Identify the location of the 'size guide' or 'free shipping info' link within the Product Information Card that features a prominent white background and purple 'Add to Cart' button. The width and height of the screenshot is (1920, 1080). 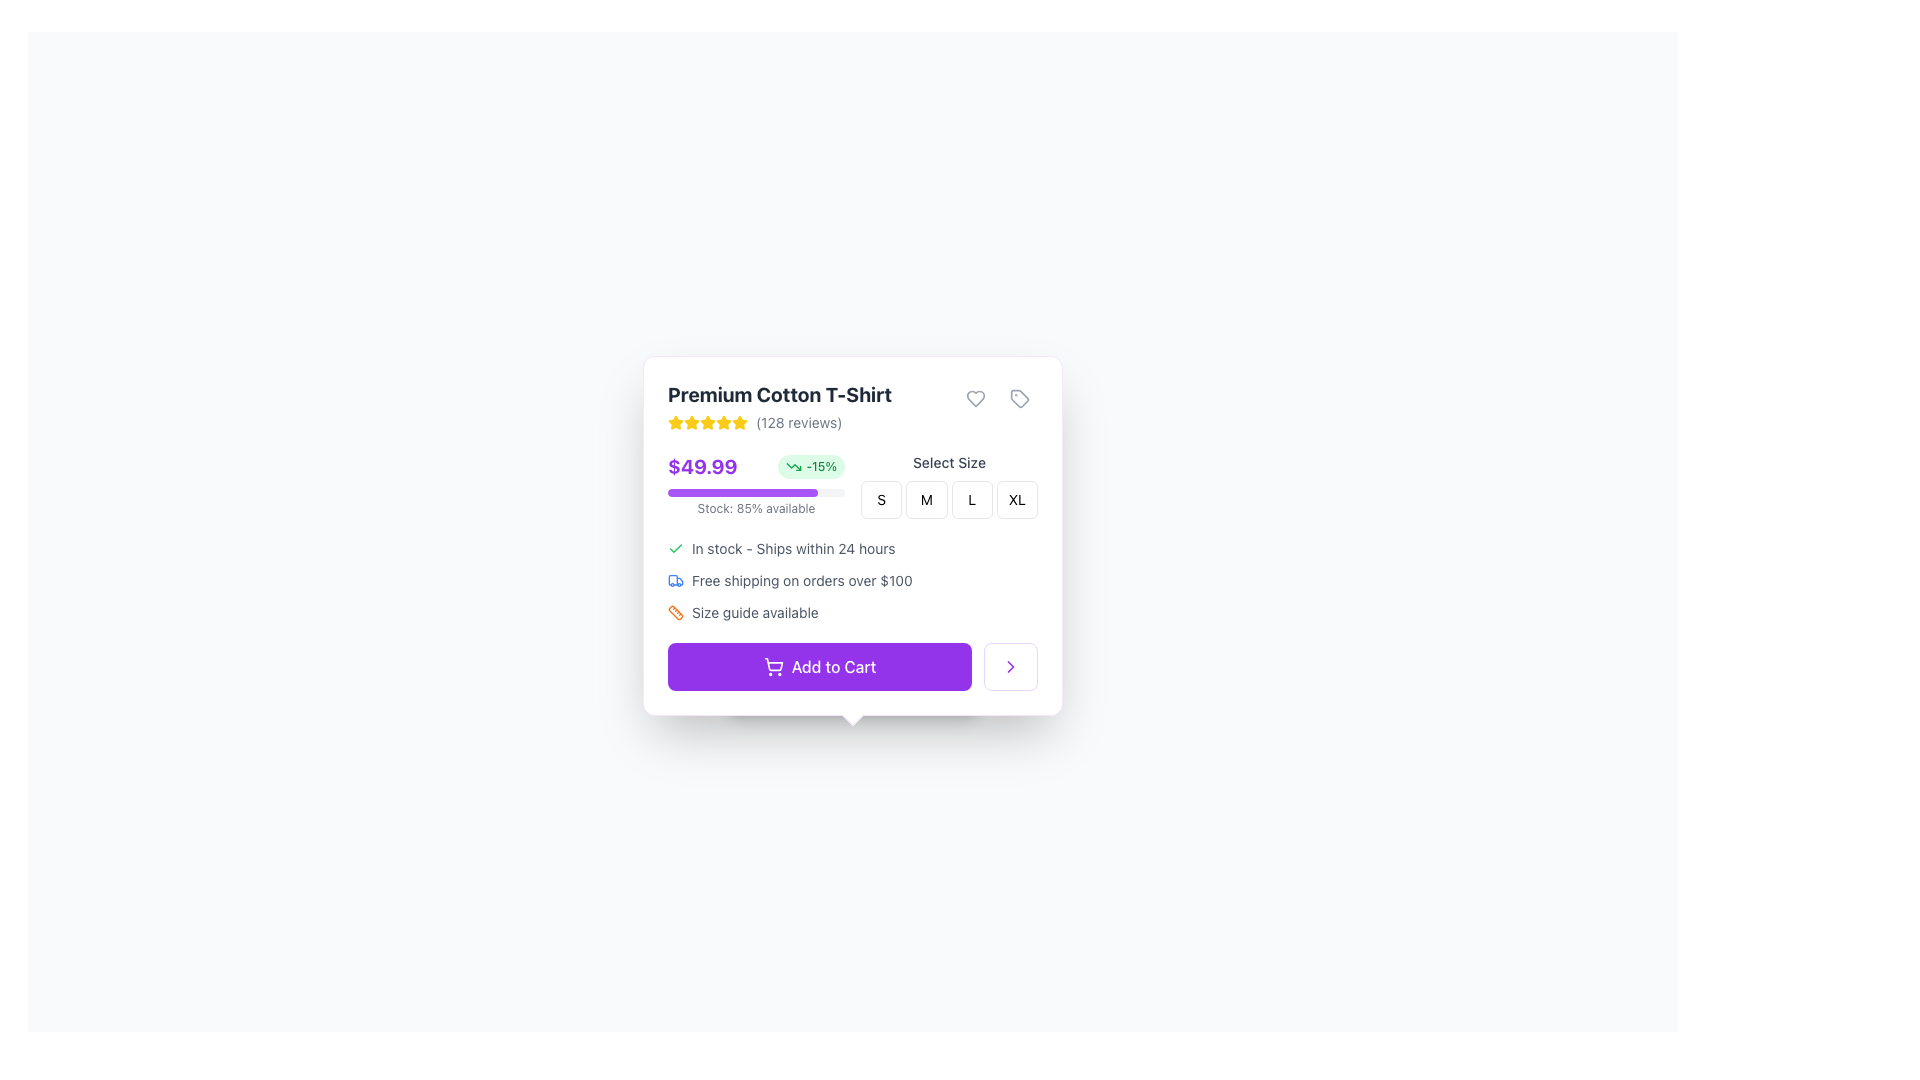
(853, 535).